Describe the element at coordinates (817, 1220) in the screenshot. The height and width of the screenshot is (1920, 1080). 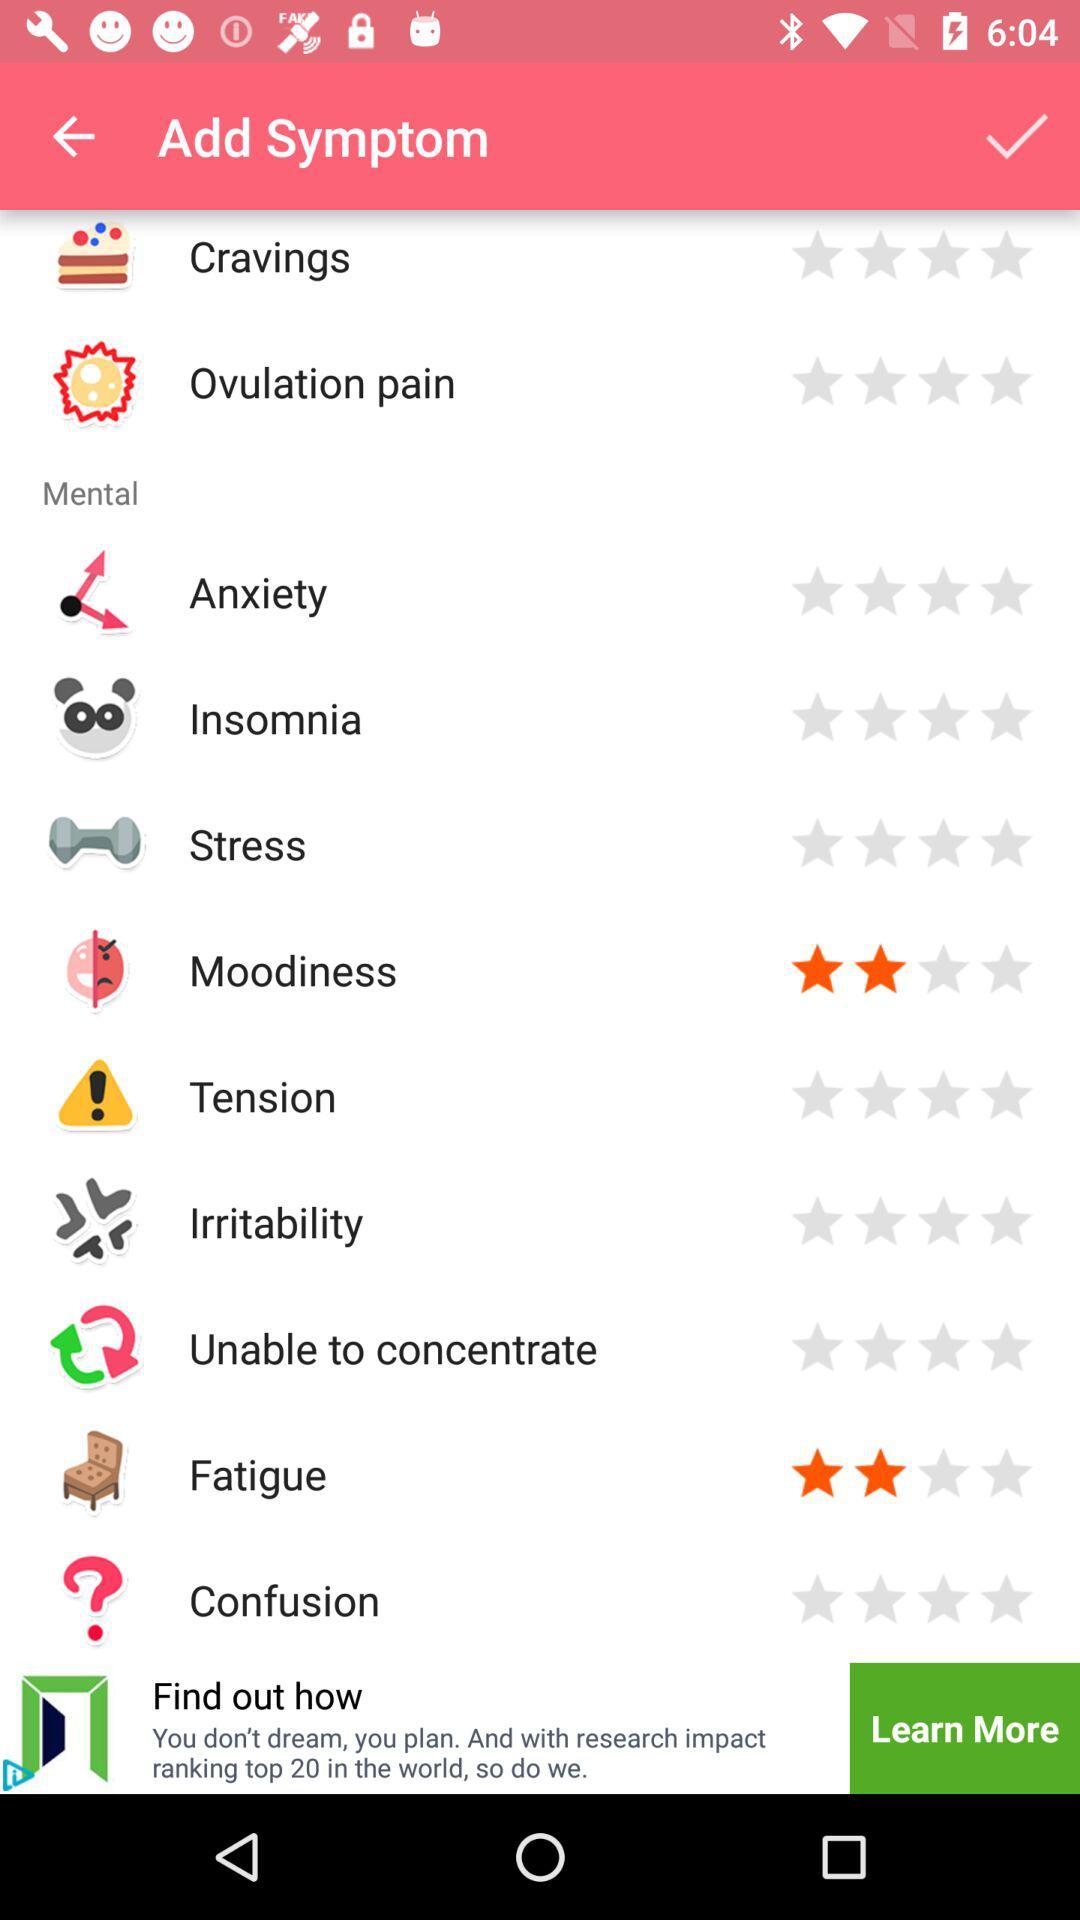
I see `low irritability` at that location.